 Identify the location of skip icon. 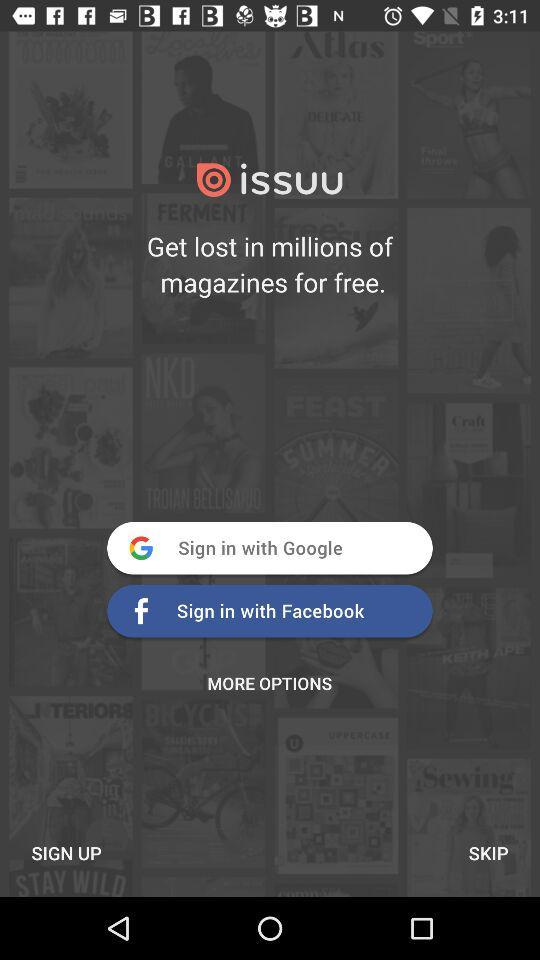
(487, 852).